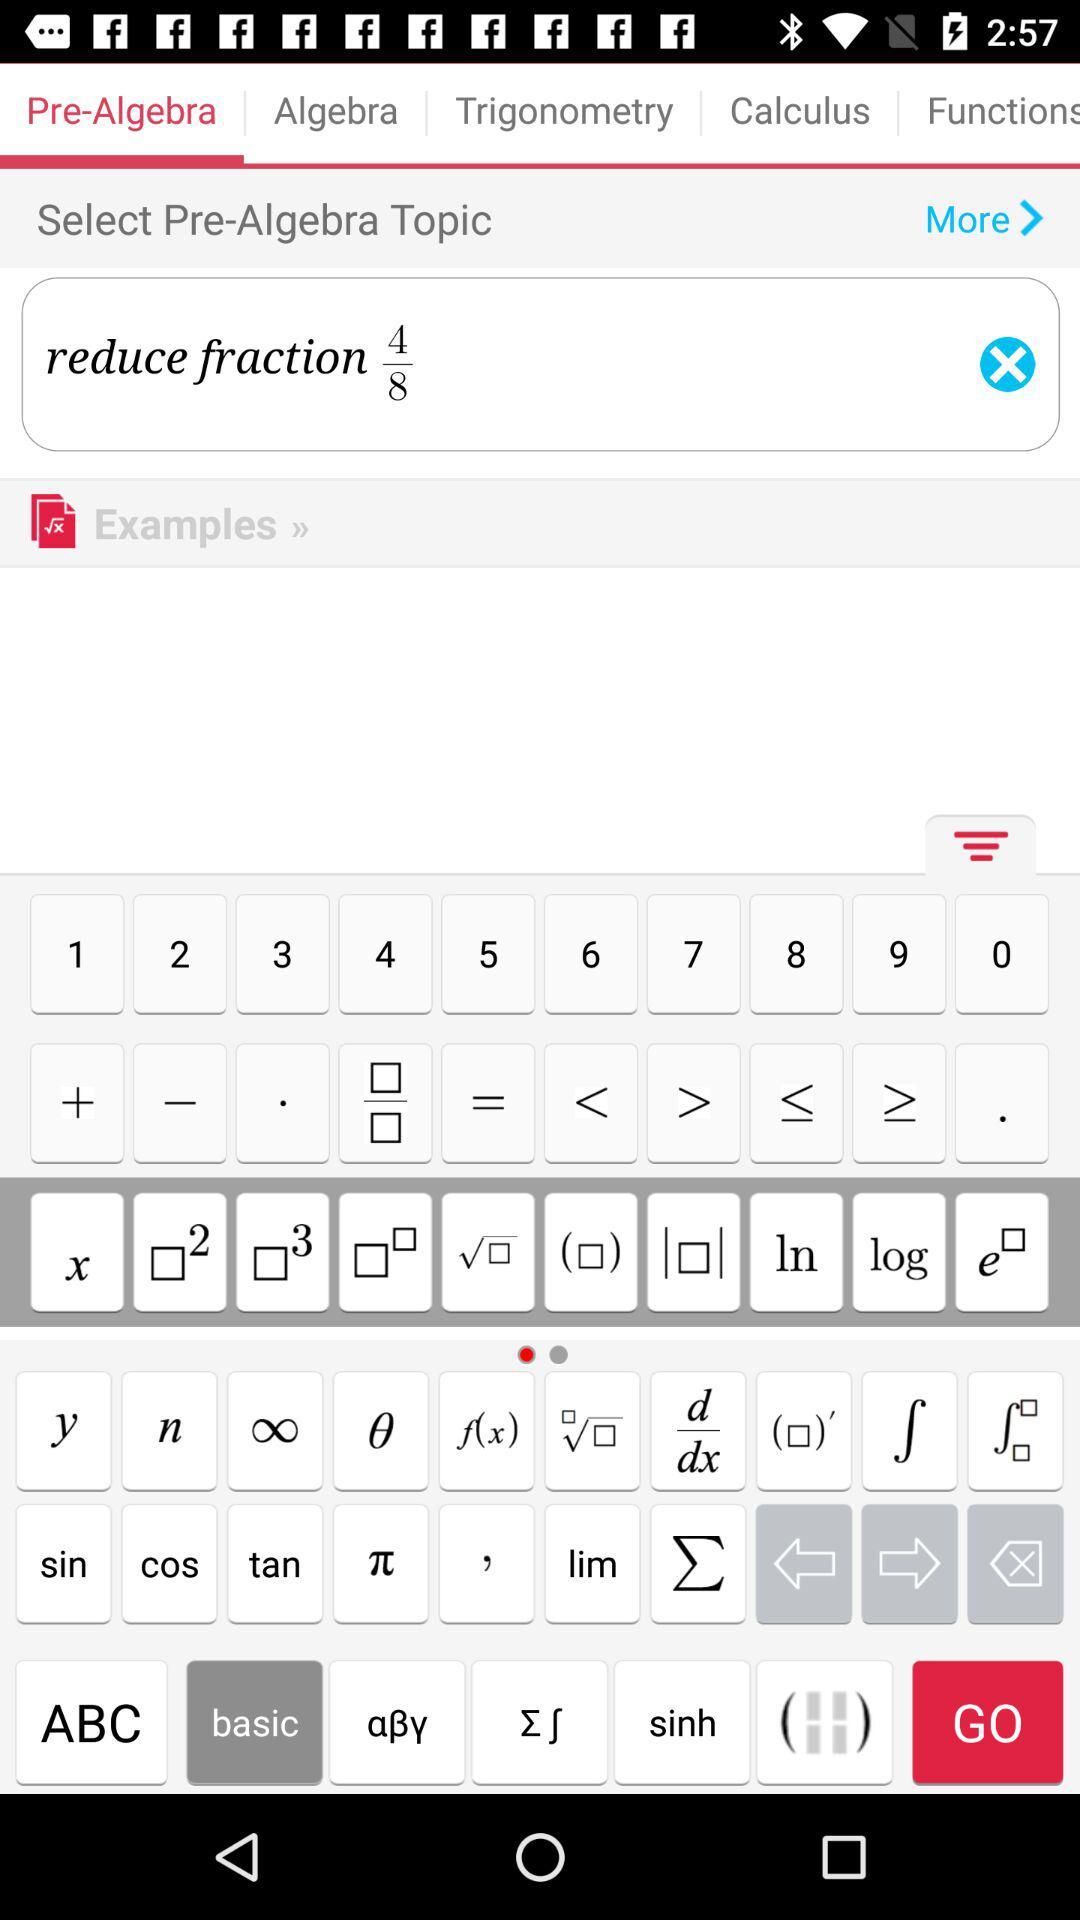 The width and height of the screenshot is (1080, 1920). Describe the element at coordinates (589, 1251) in the screenshot. I see `type square symbol` at that location.